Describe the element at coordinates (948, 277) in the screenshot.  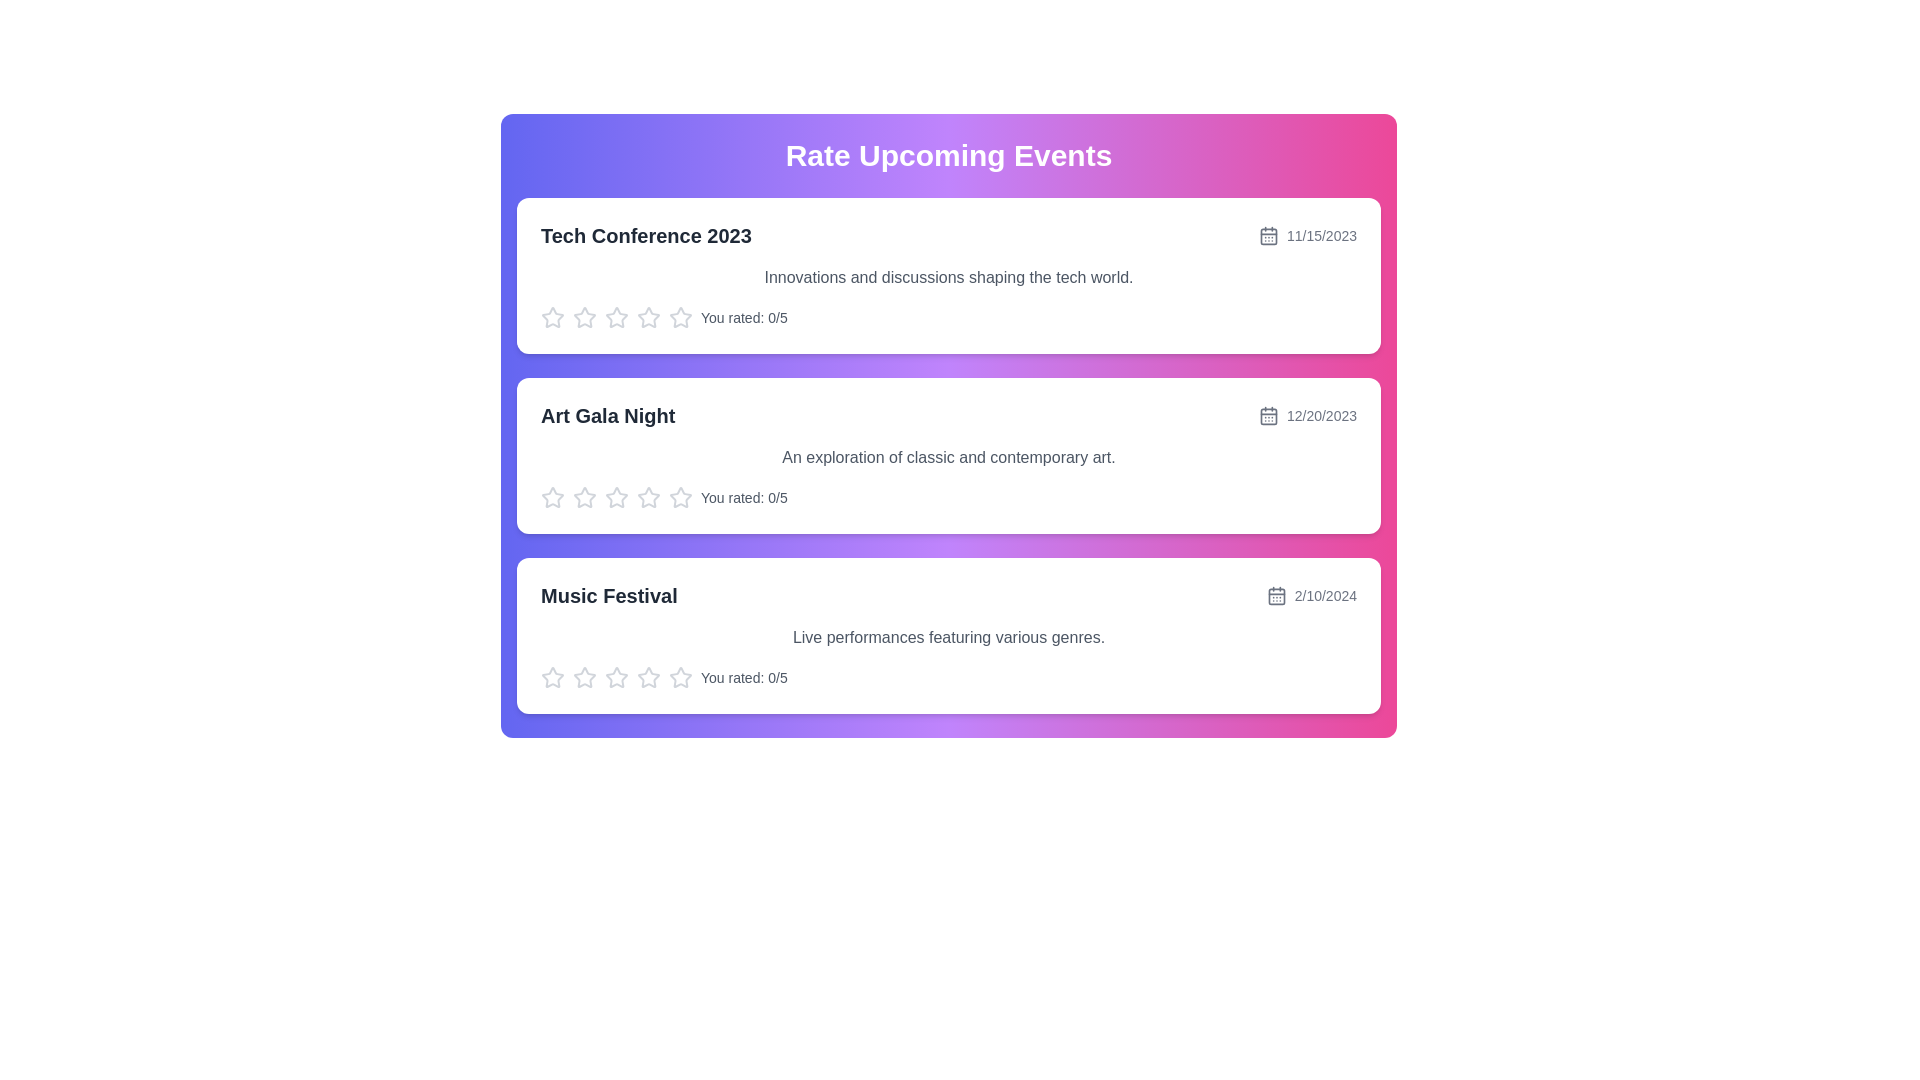
I see `text content 'Innovations and discussions shaping the tech world.' located centrally within the card-like component of the 'Tech Conference 2023' event` at that location.